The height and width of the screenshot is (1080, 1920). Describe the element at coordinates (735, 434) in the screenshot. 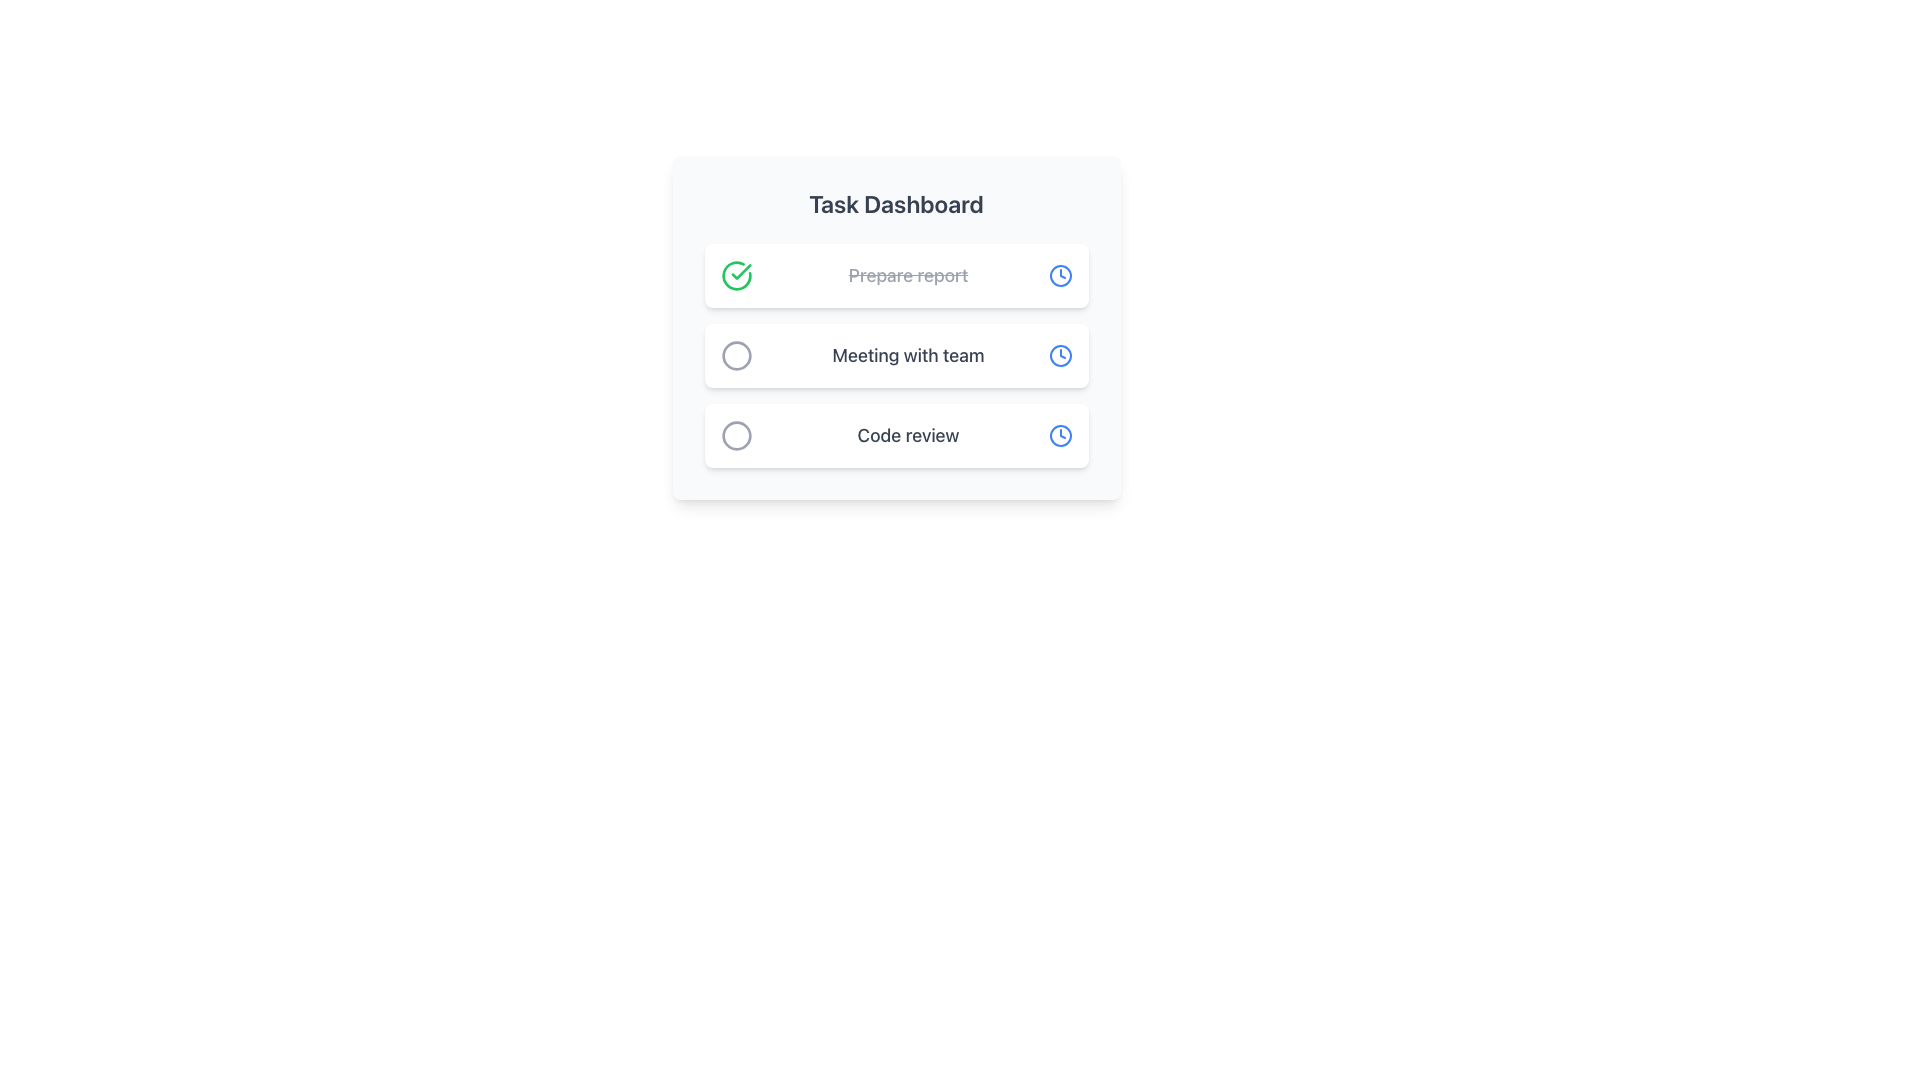

I see `the visual state of the Circle Graphic, which serves as a status indicator for the 'Code review' task located at the leftmost side of the task row` at that location.